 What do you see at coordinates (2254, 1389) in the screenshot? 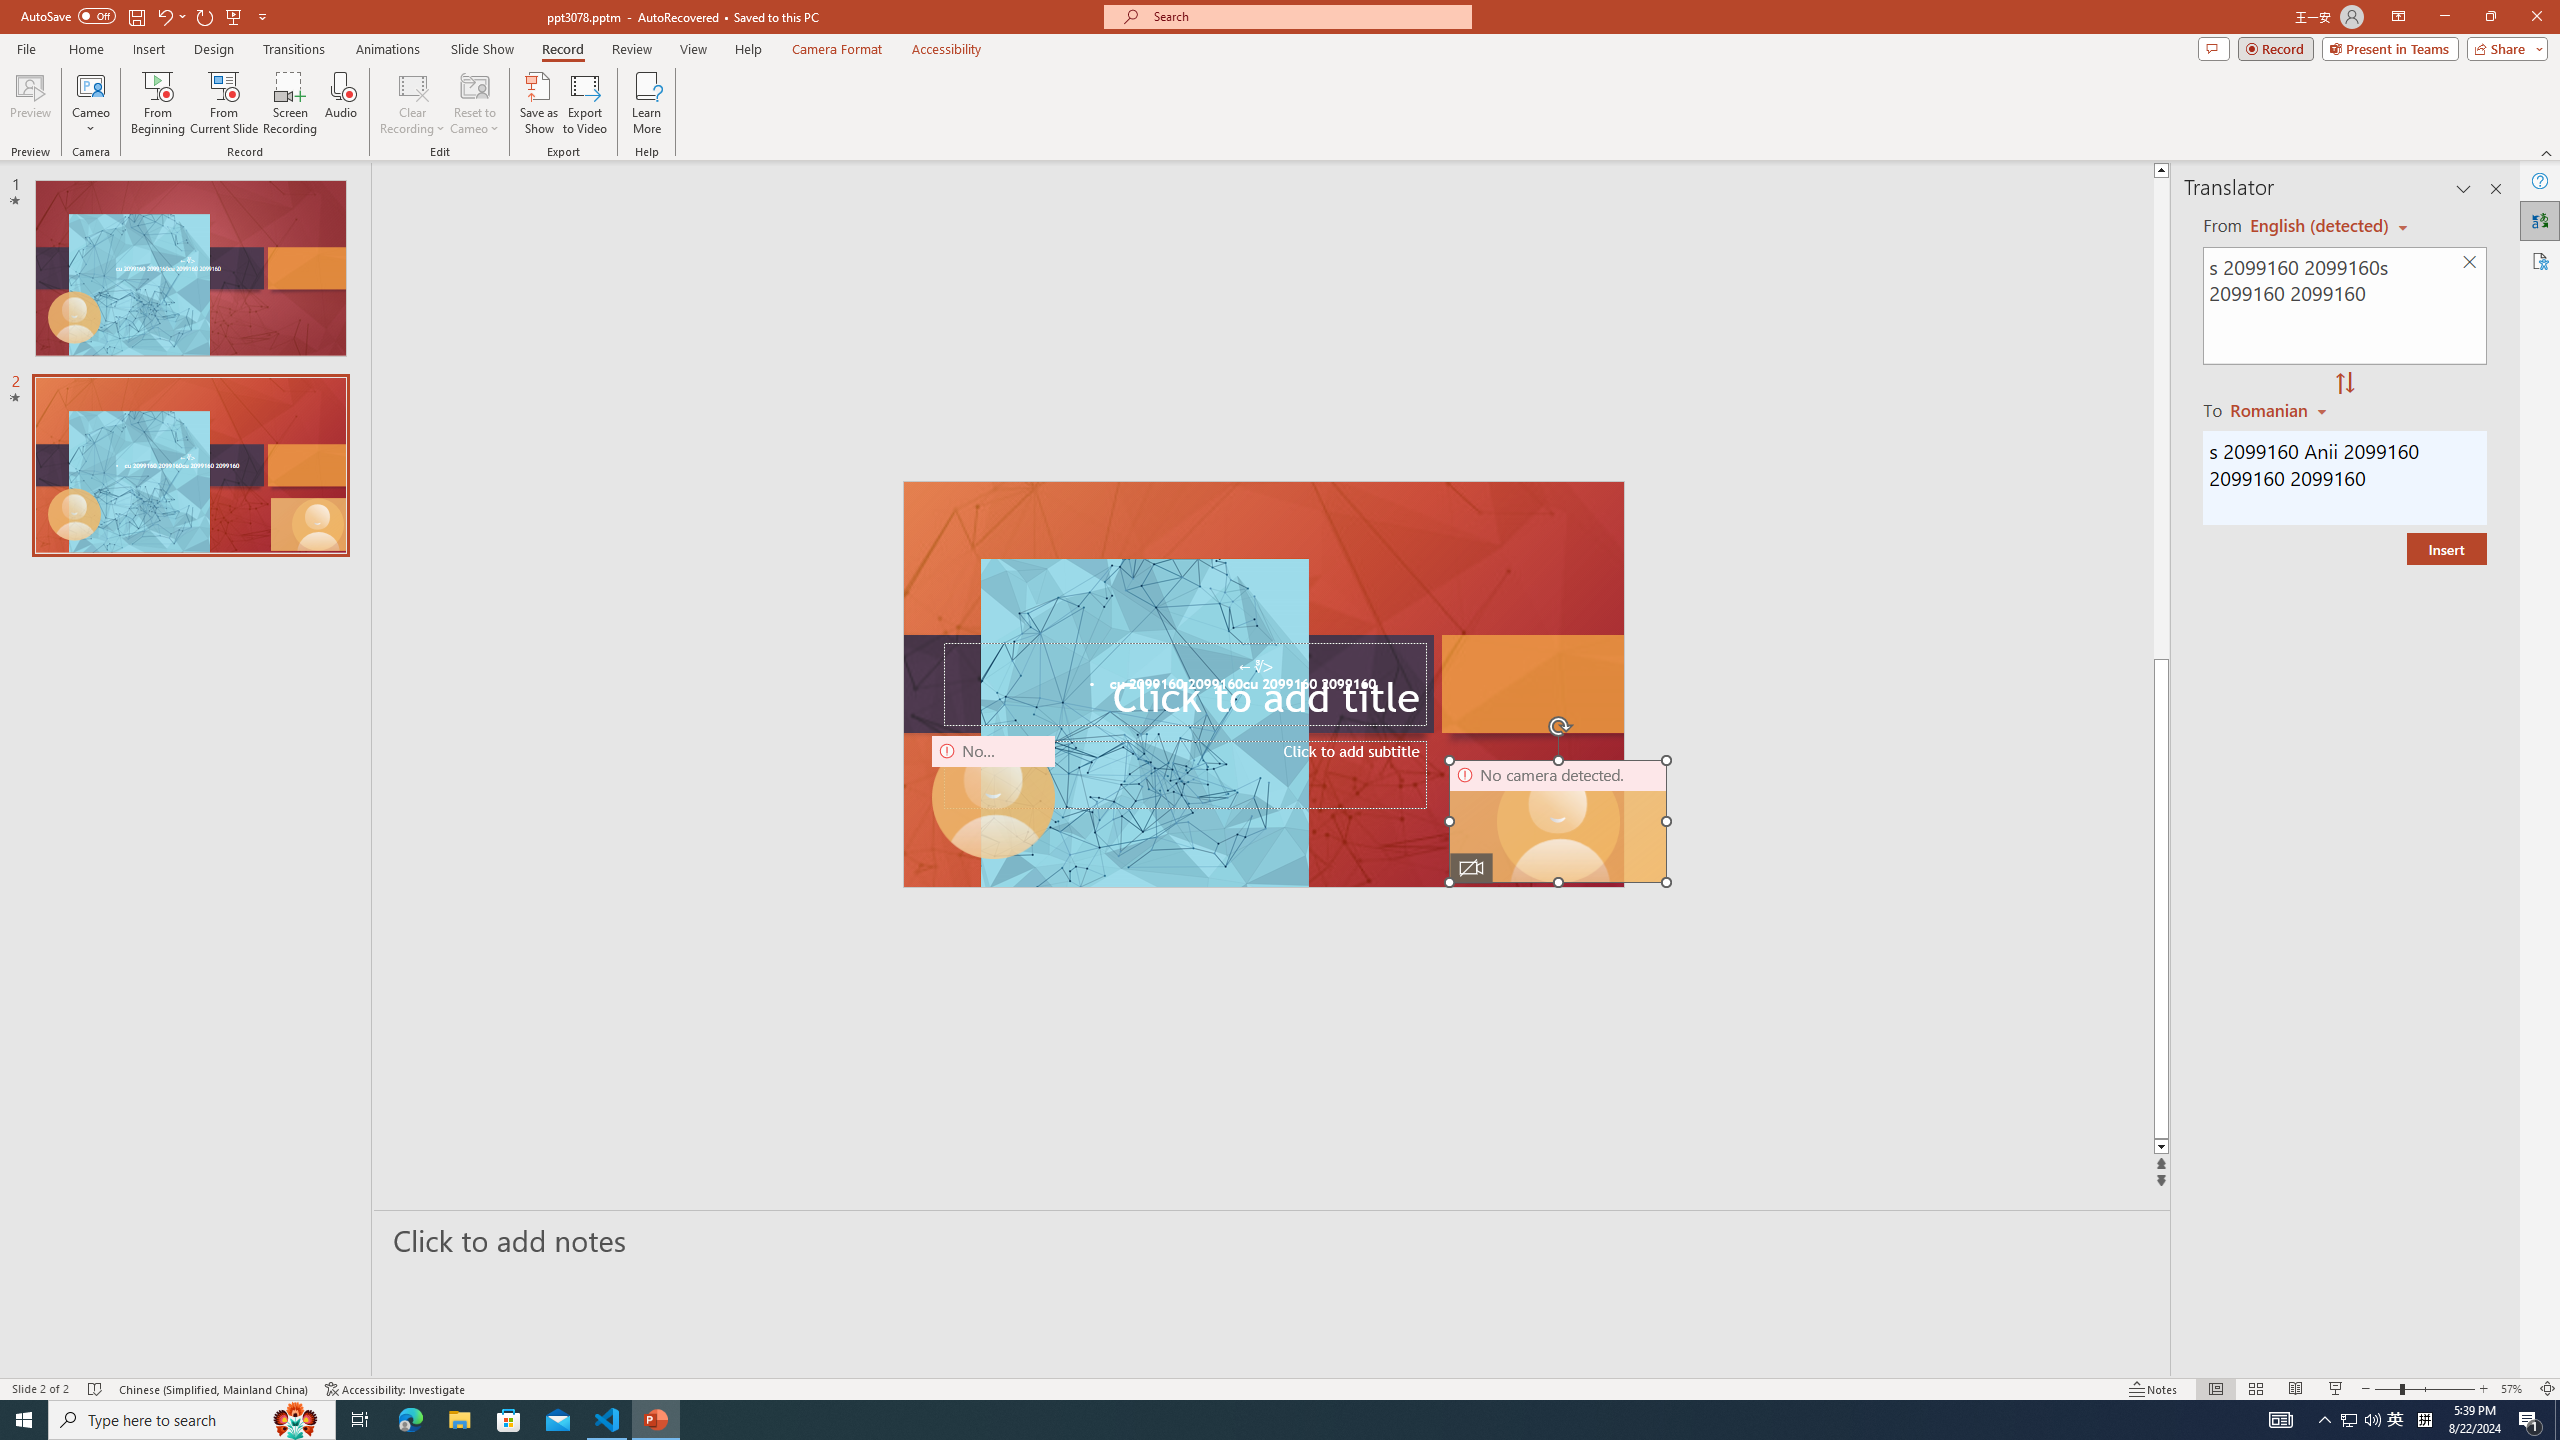
I see `'Slide Sorter'` at bounding box center [2254, 1389].